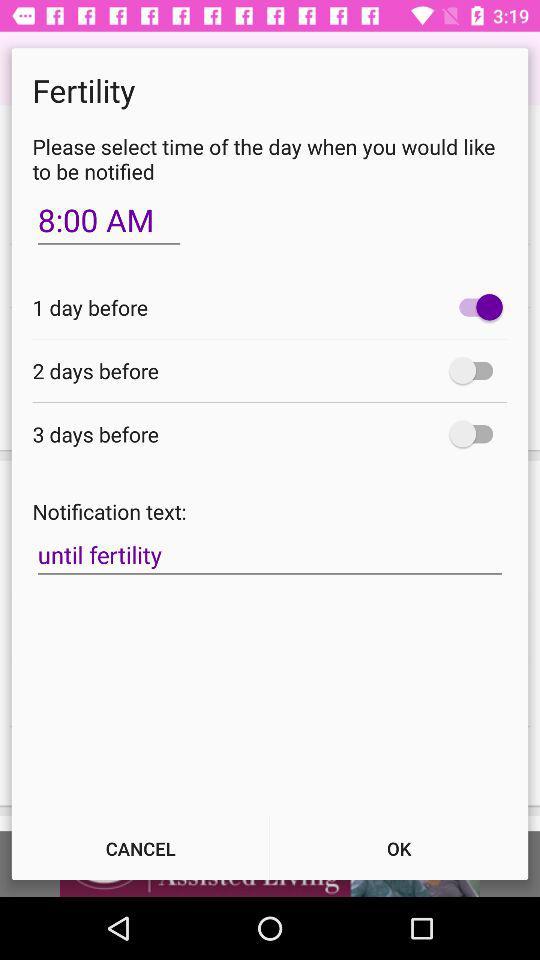 The width and height of the screenshot is (540, 960). I want to click on icon to the right of the 1 day before icon, so click(475, 307).